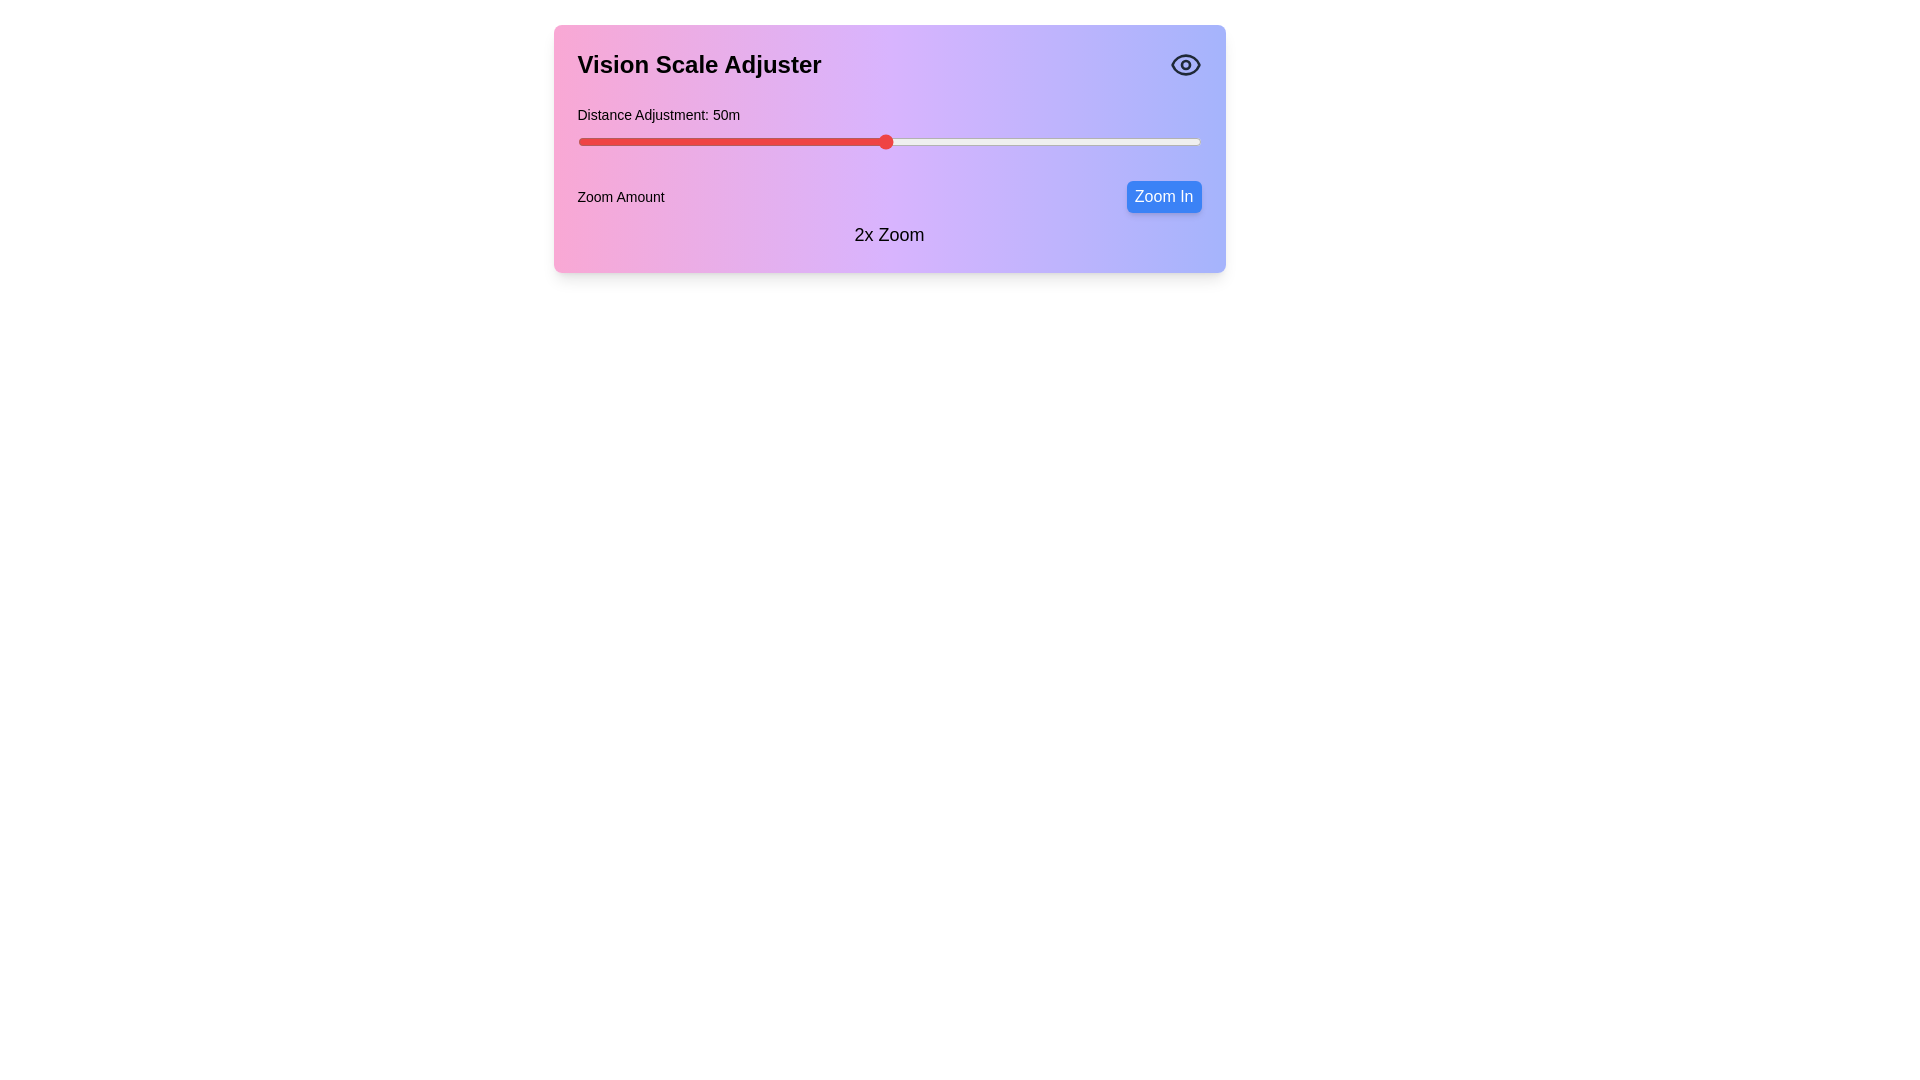  I want to click on the vector graphic segment that visually complements the eye icon, located near the top-right corner of the main panel, so click(1185, 64).